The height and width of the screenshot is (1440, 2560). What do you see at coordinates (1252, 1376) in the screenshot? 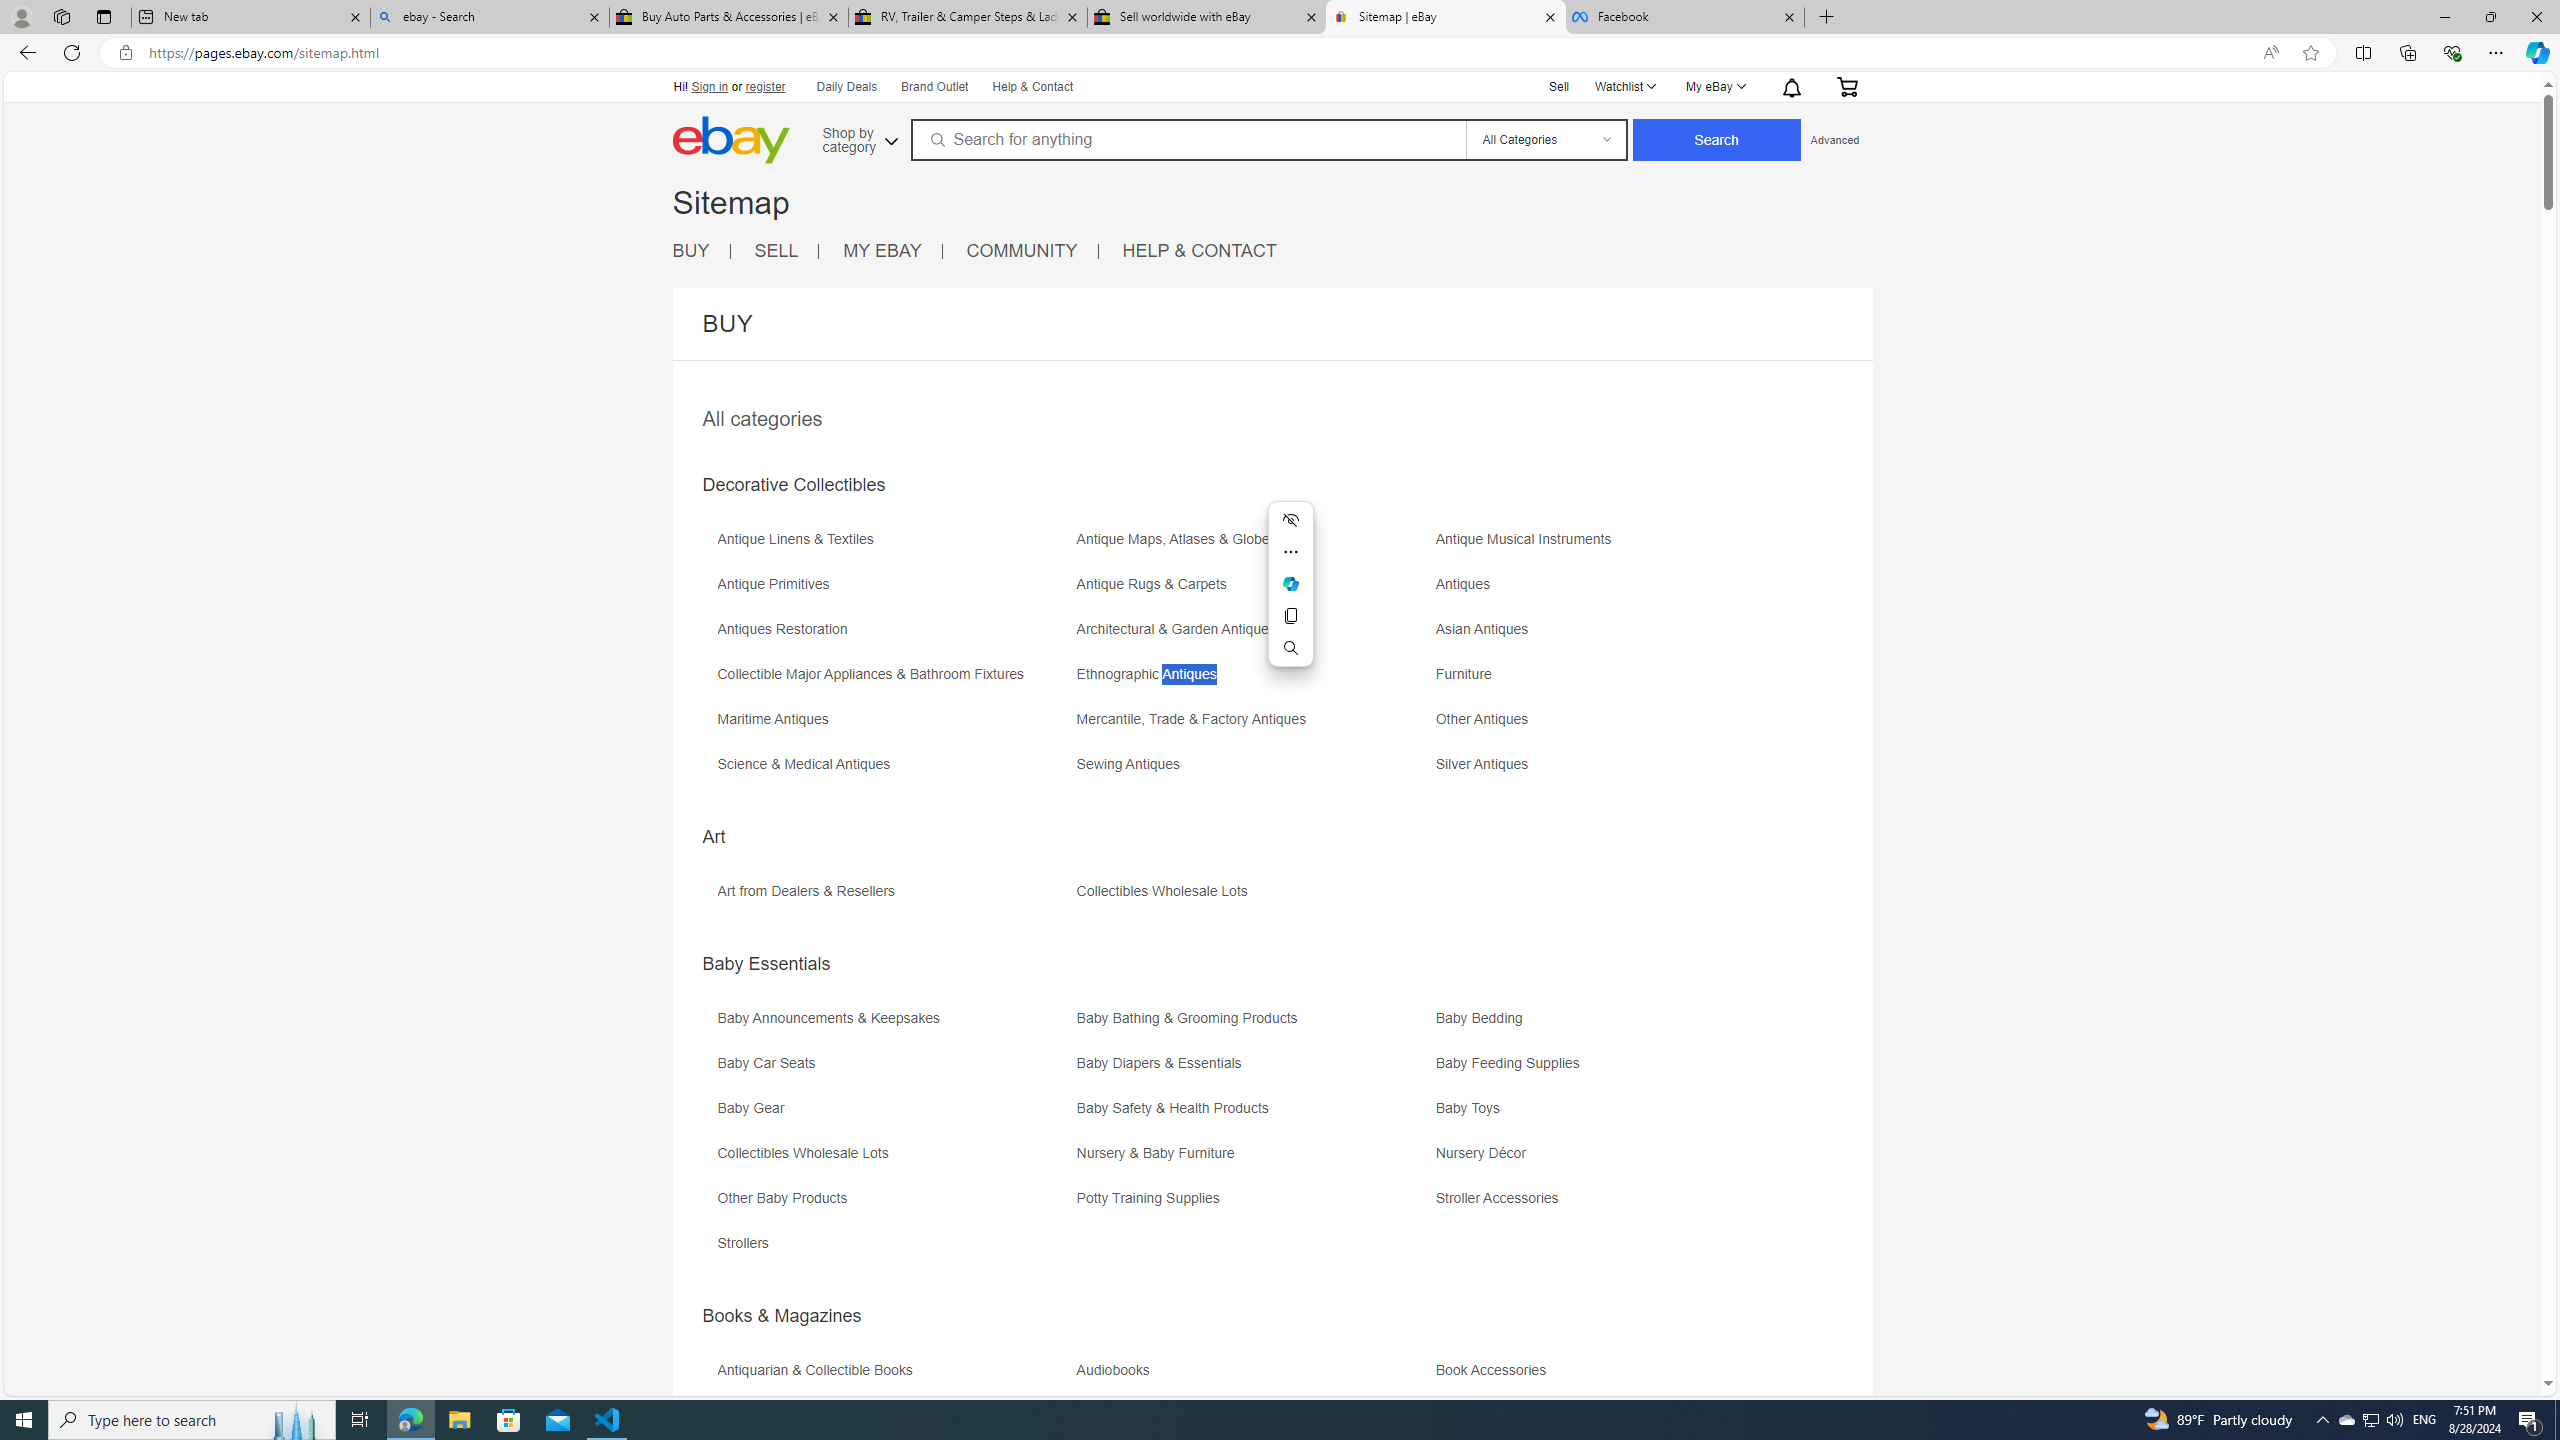
I see `'Audiobooks'` at bounding box center [1252, 1376].